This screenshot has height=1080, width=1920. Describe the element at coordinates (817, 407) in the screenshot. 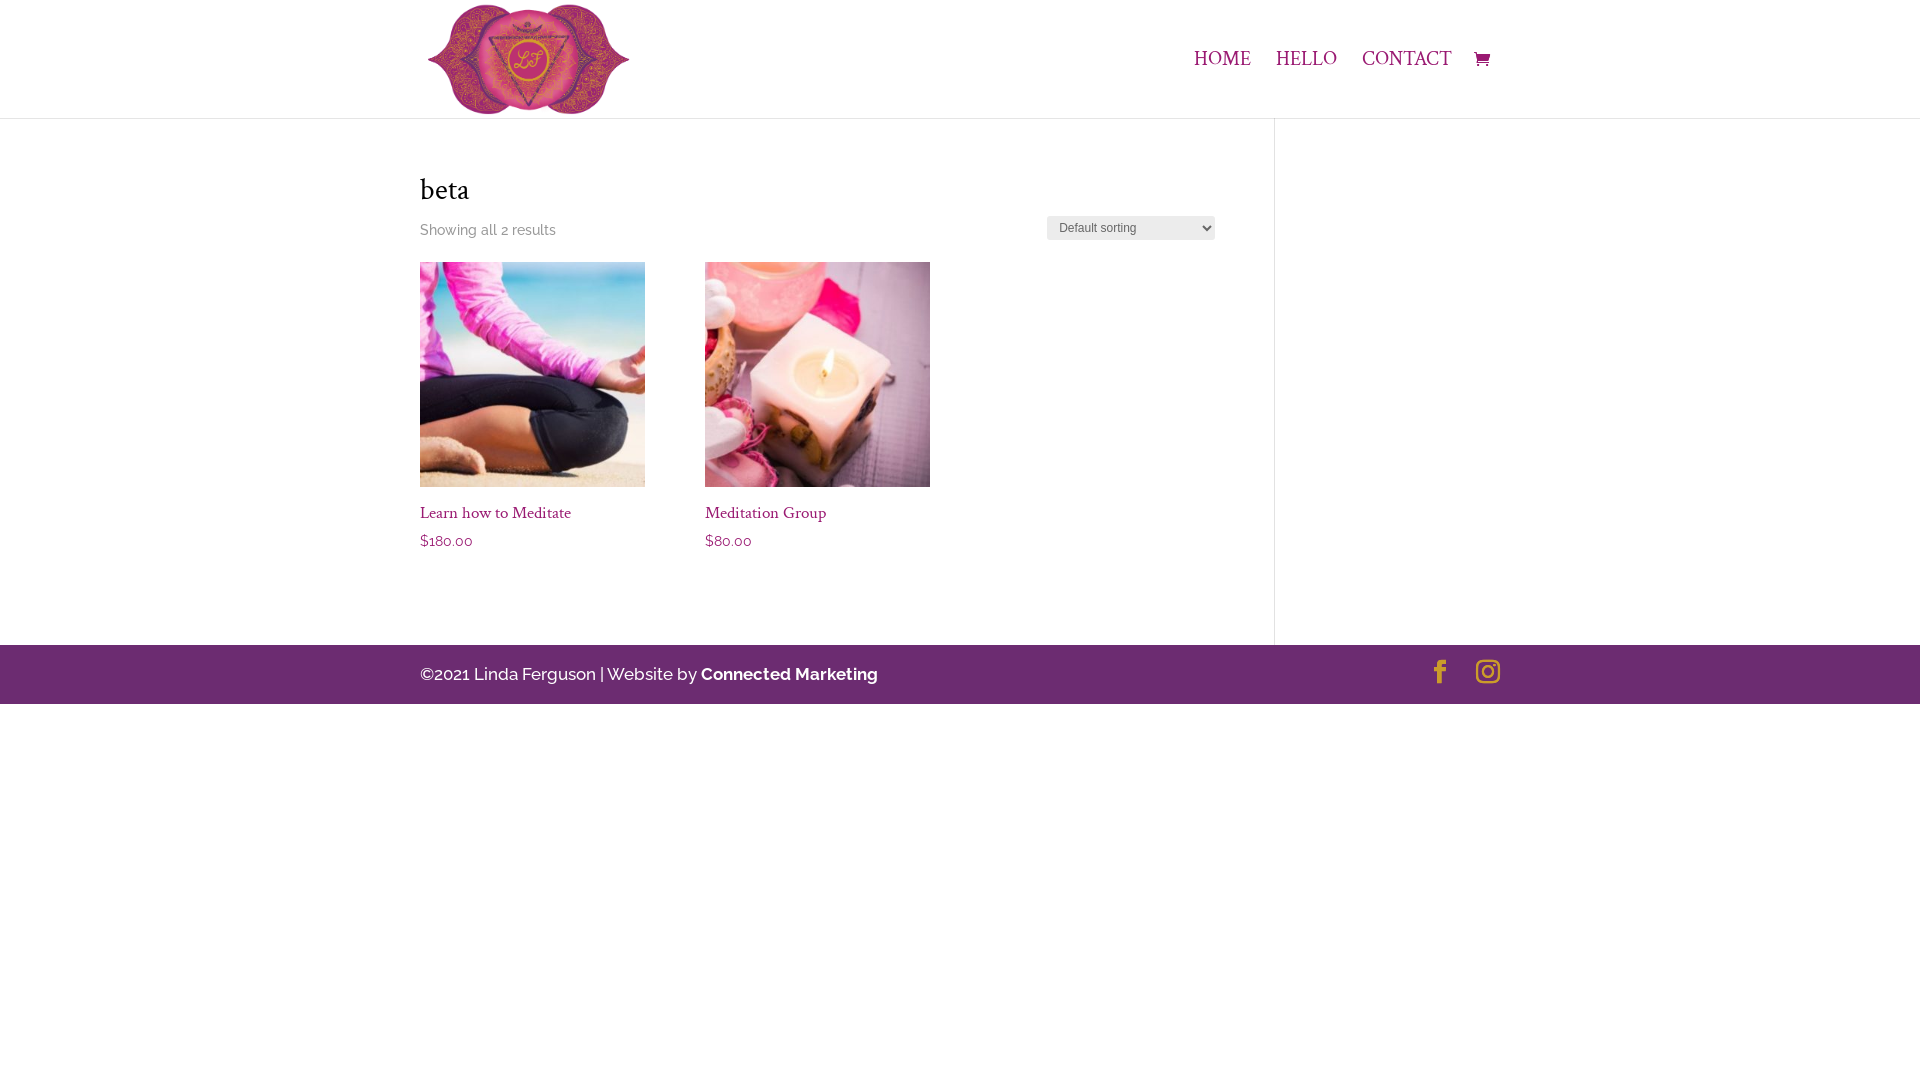

I see `'Meditation Group` at that location.